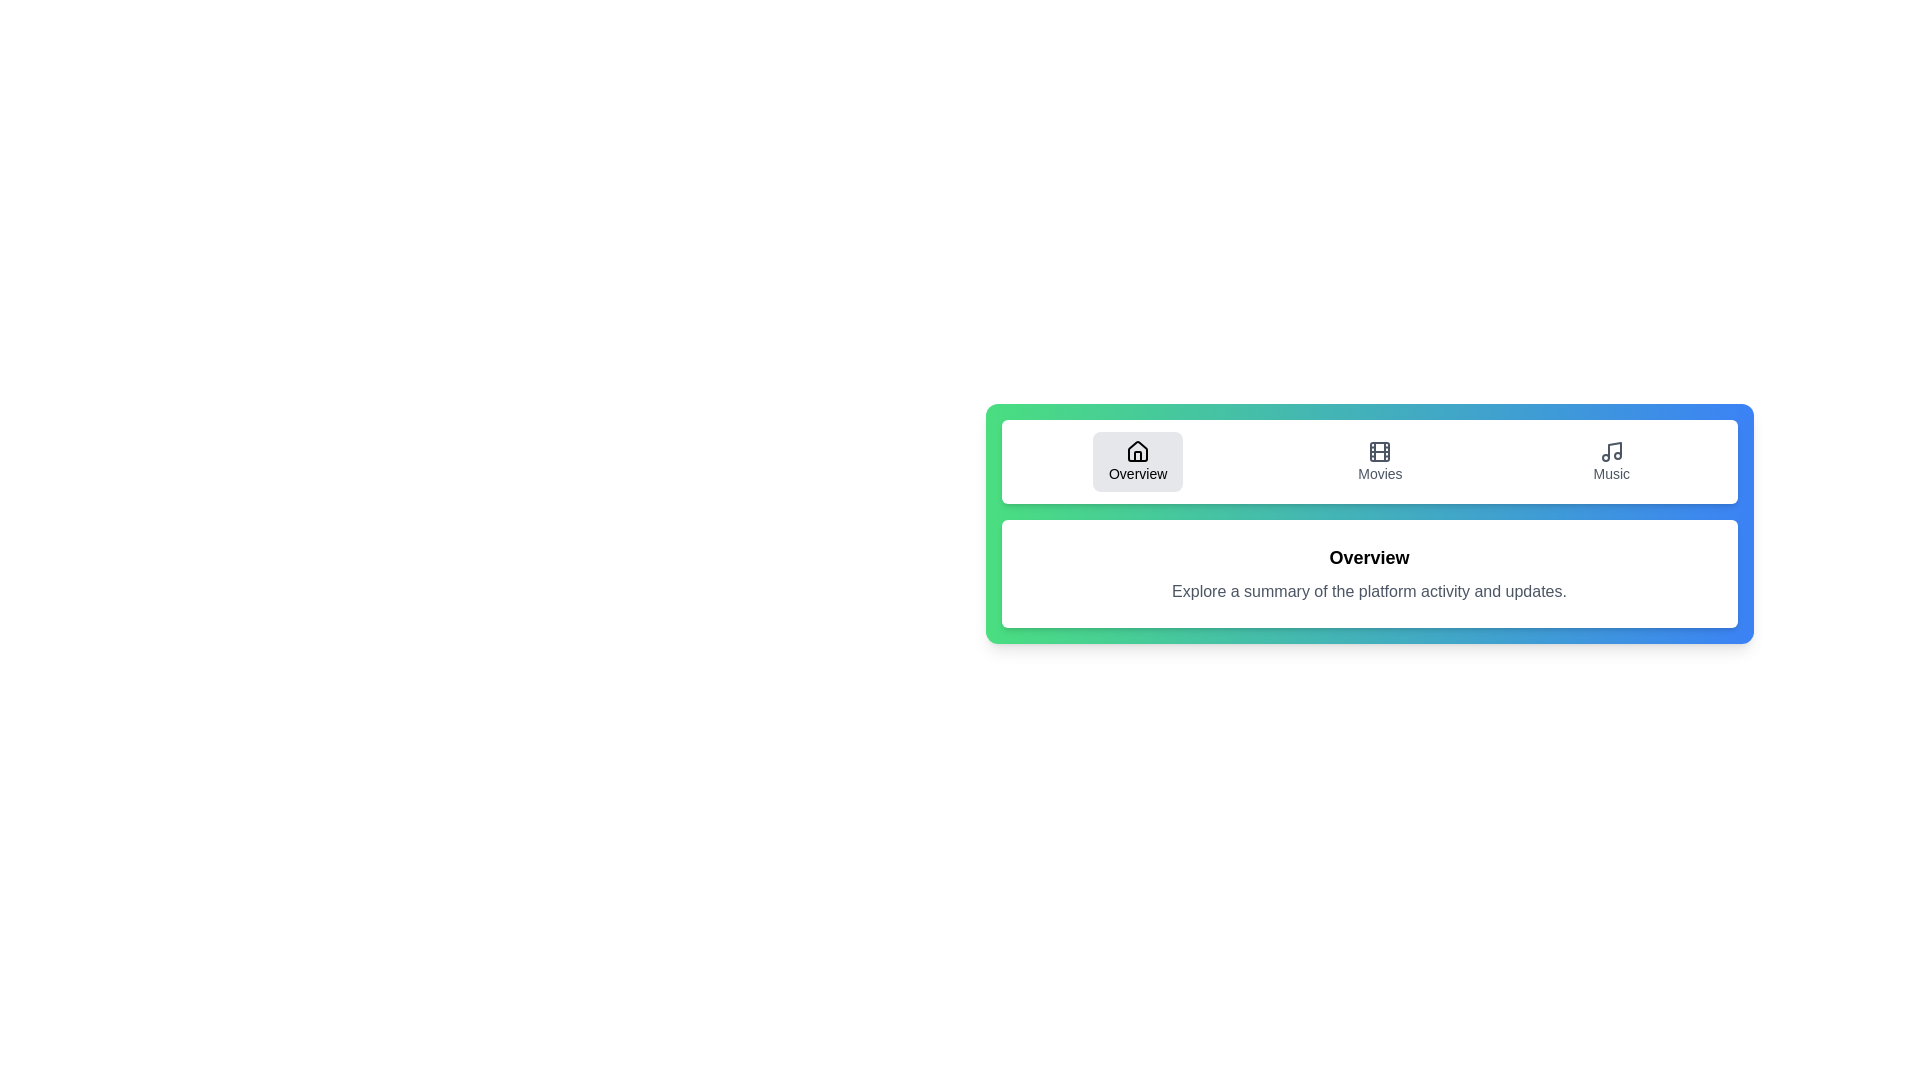 The height and width of the screenshot is (1080, 1920). Describe the element at coordinates (1379, 462) in the screenshot. I see `the Movies tab by clicking on it` at that location.